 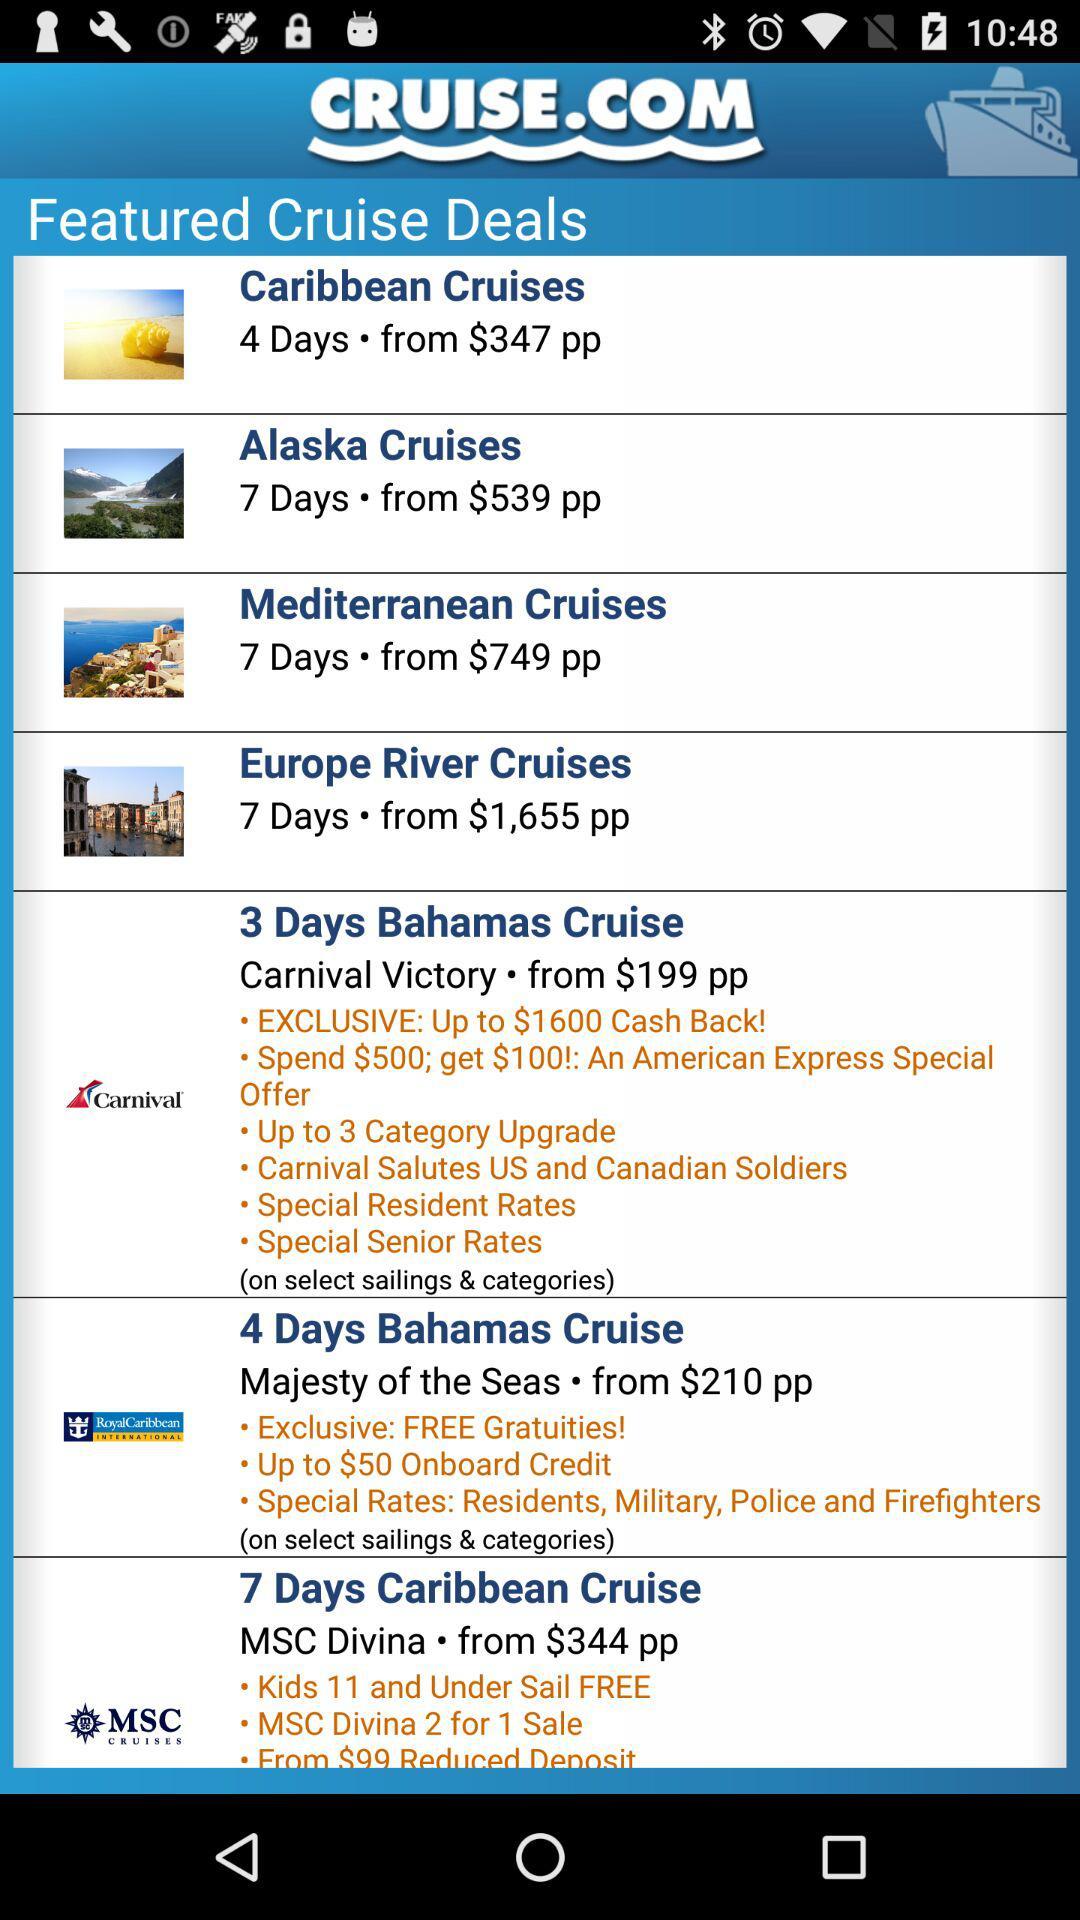 I want to click on icon above the exclusive free gratuities icon, so click(x=525, y=1379).